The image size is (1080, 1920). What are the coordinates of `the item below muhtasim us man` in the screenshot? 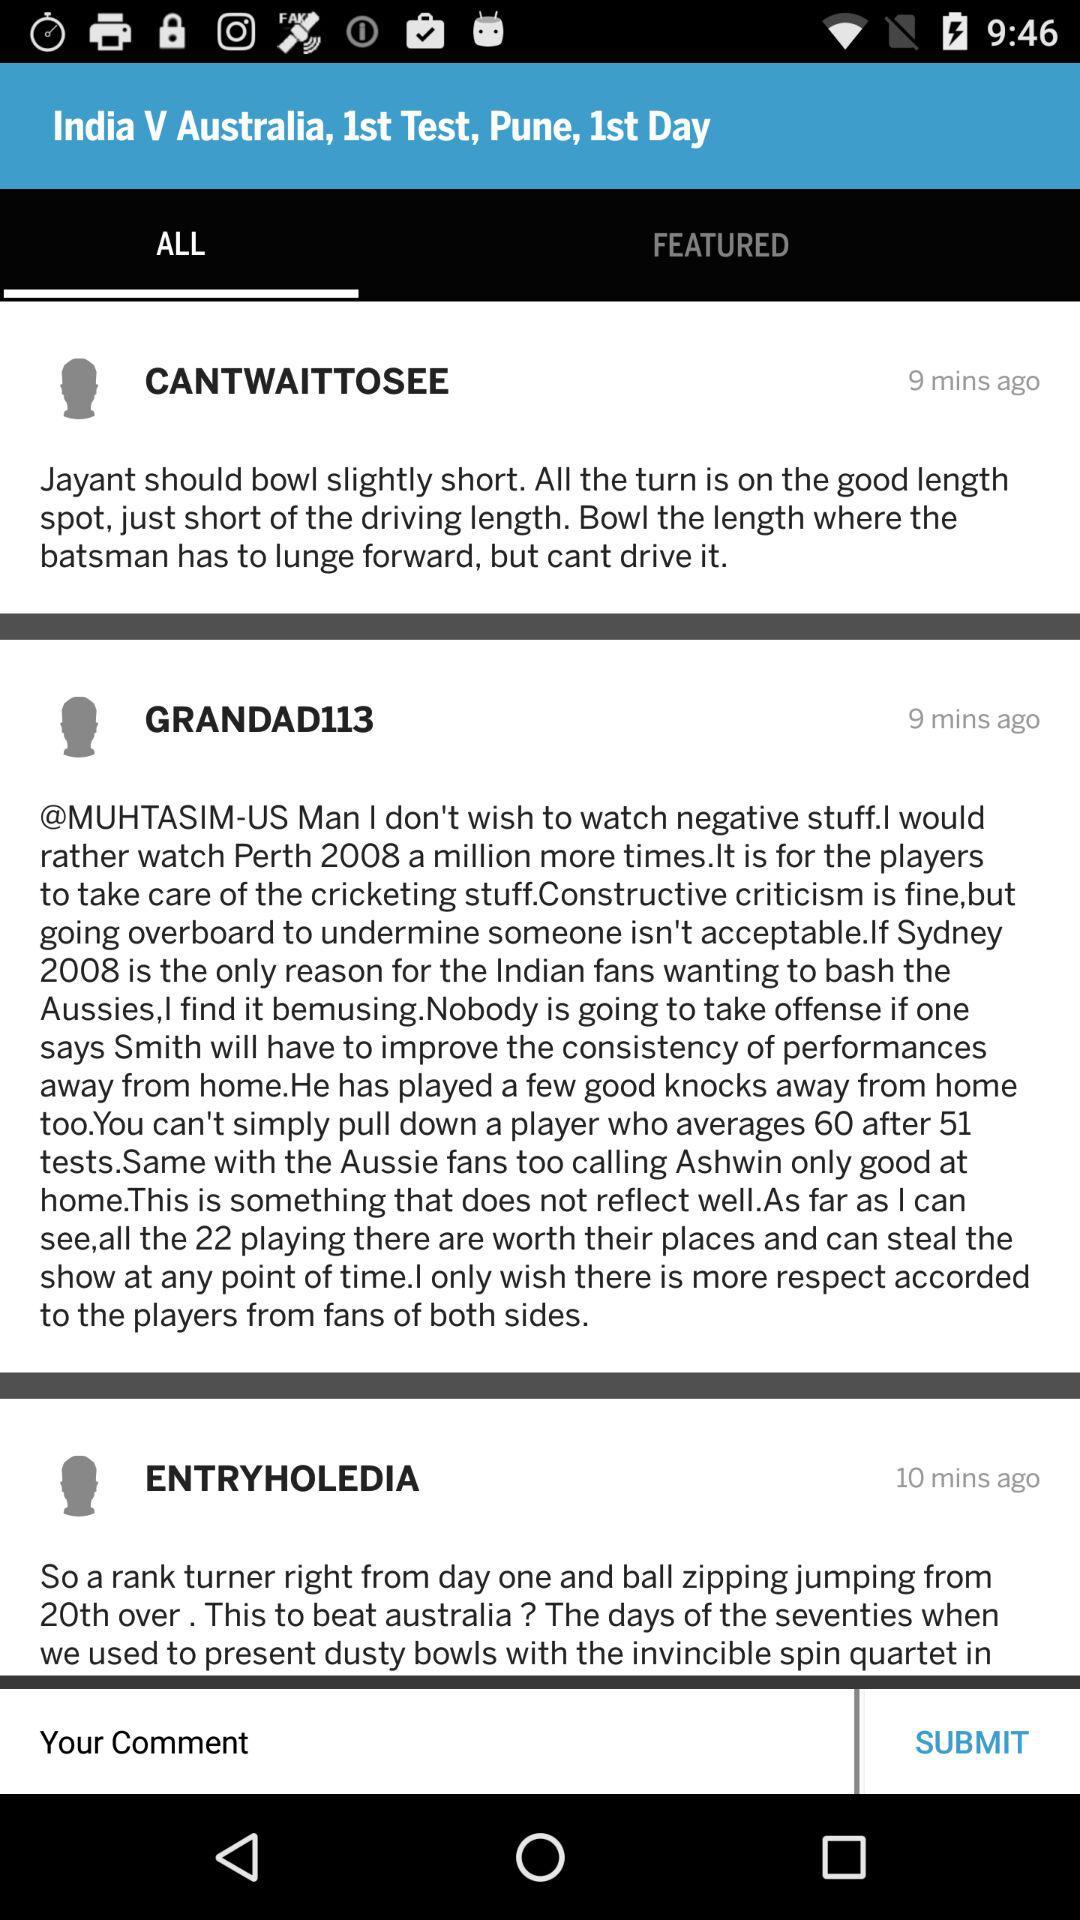 It's located at (506, 1477).